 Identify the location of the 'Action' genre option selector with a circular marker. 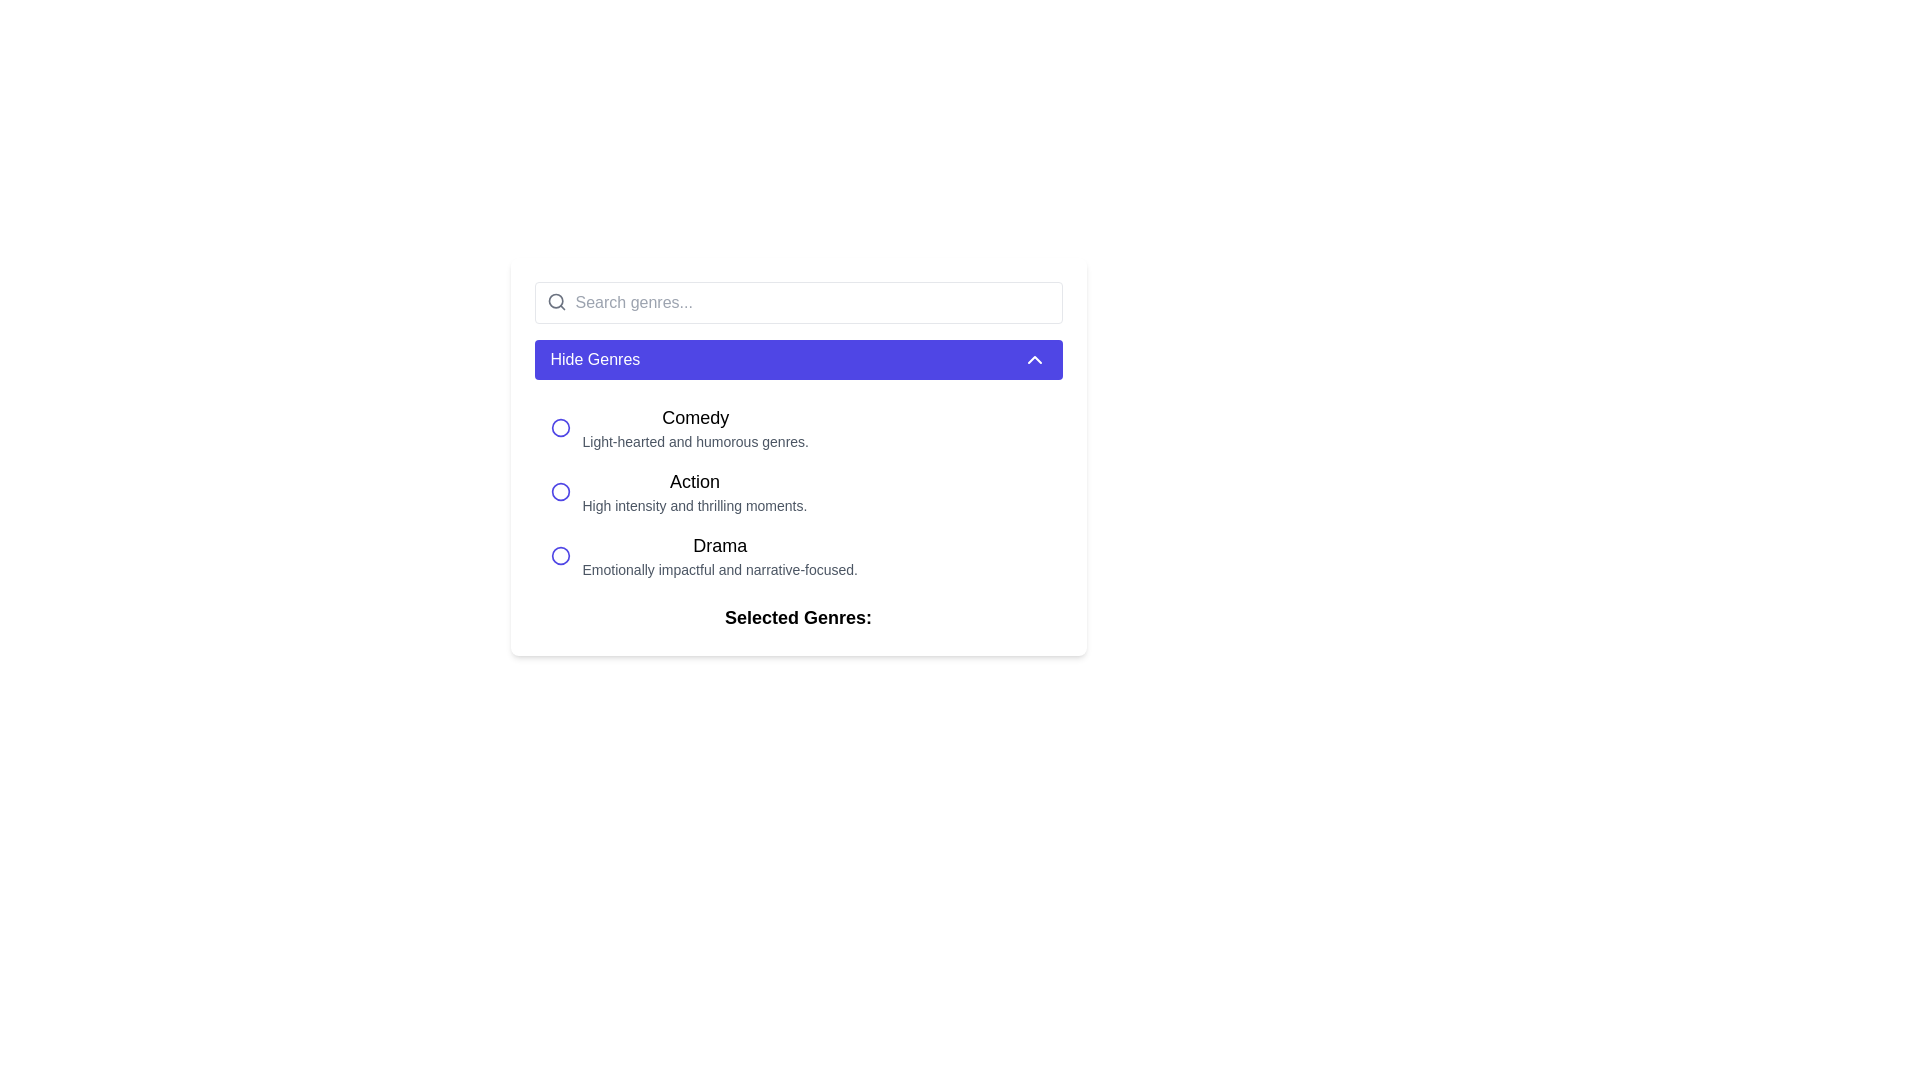
(797, 492).